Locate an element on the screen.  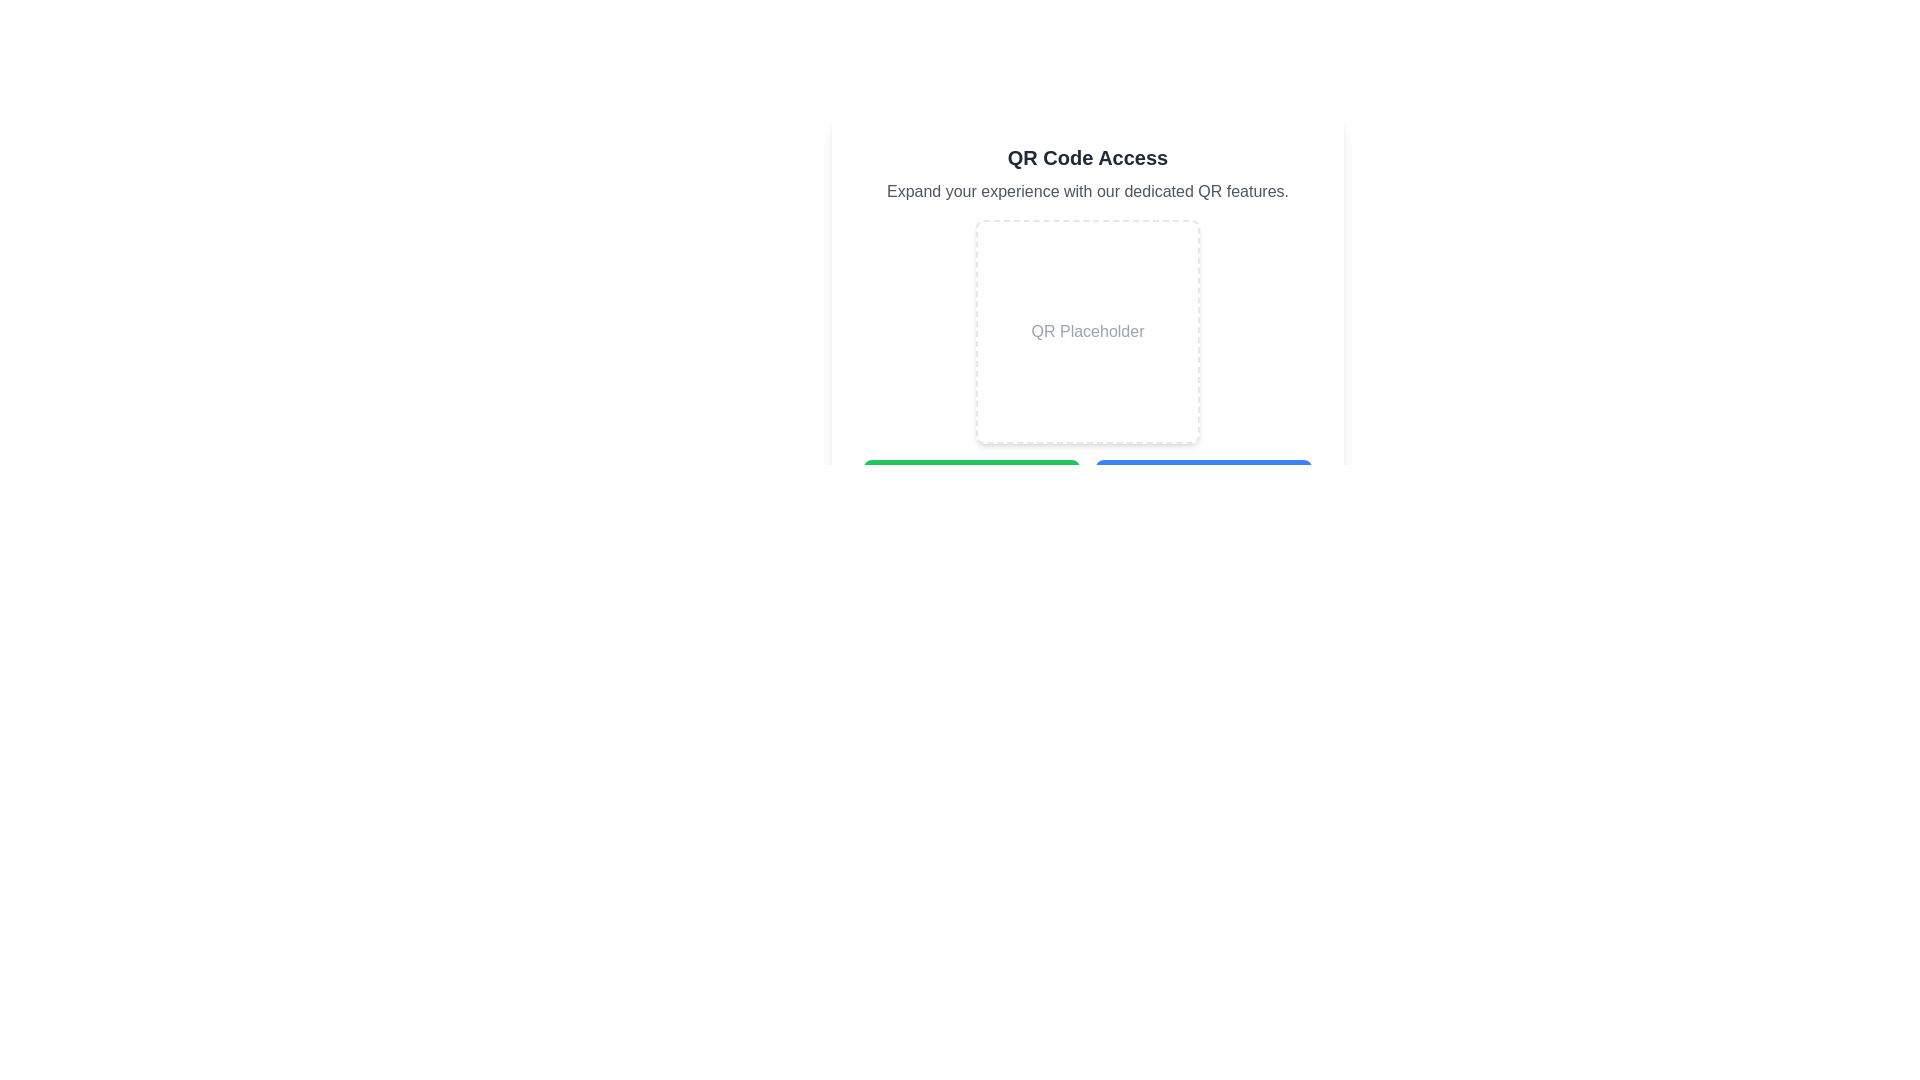
the green 'Copy QR Code' button located at the top-left of the button grid to copy the QR code is located at coordinates (971, 479).